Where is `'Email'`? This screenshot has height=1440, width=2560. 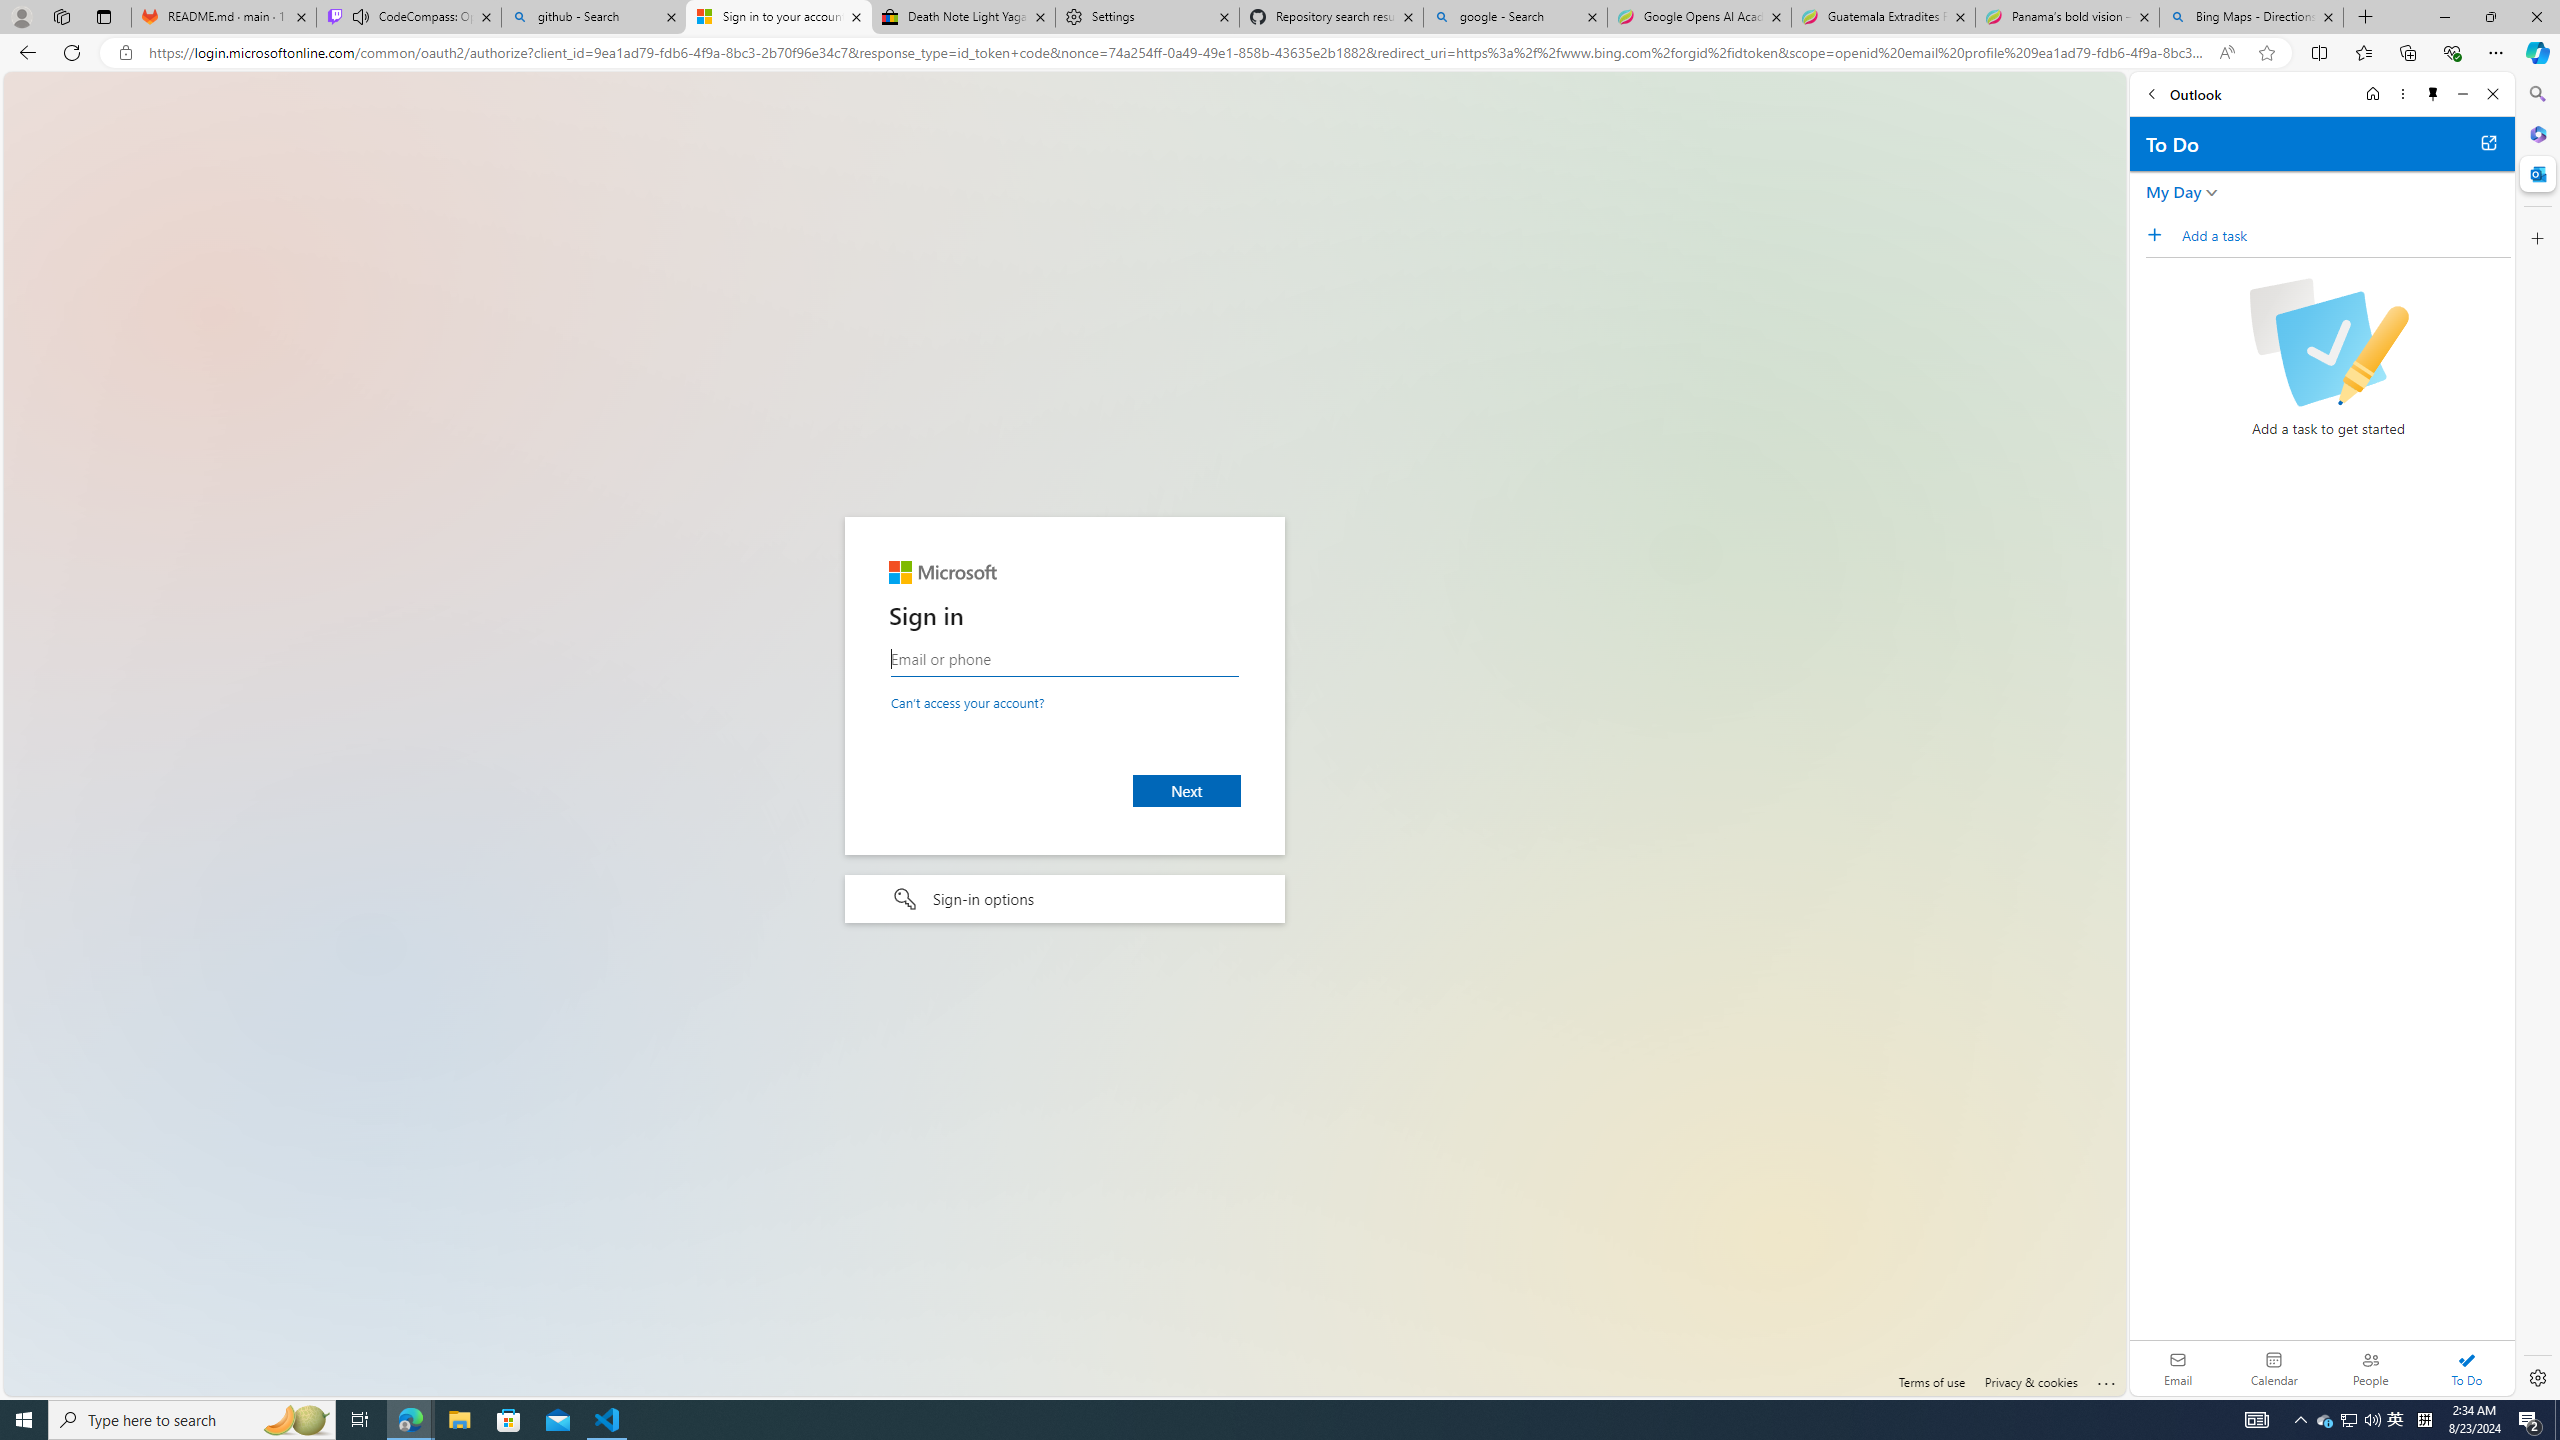
'Email' is located at coordinates (2177, 1367).